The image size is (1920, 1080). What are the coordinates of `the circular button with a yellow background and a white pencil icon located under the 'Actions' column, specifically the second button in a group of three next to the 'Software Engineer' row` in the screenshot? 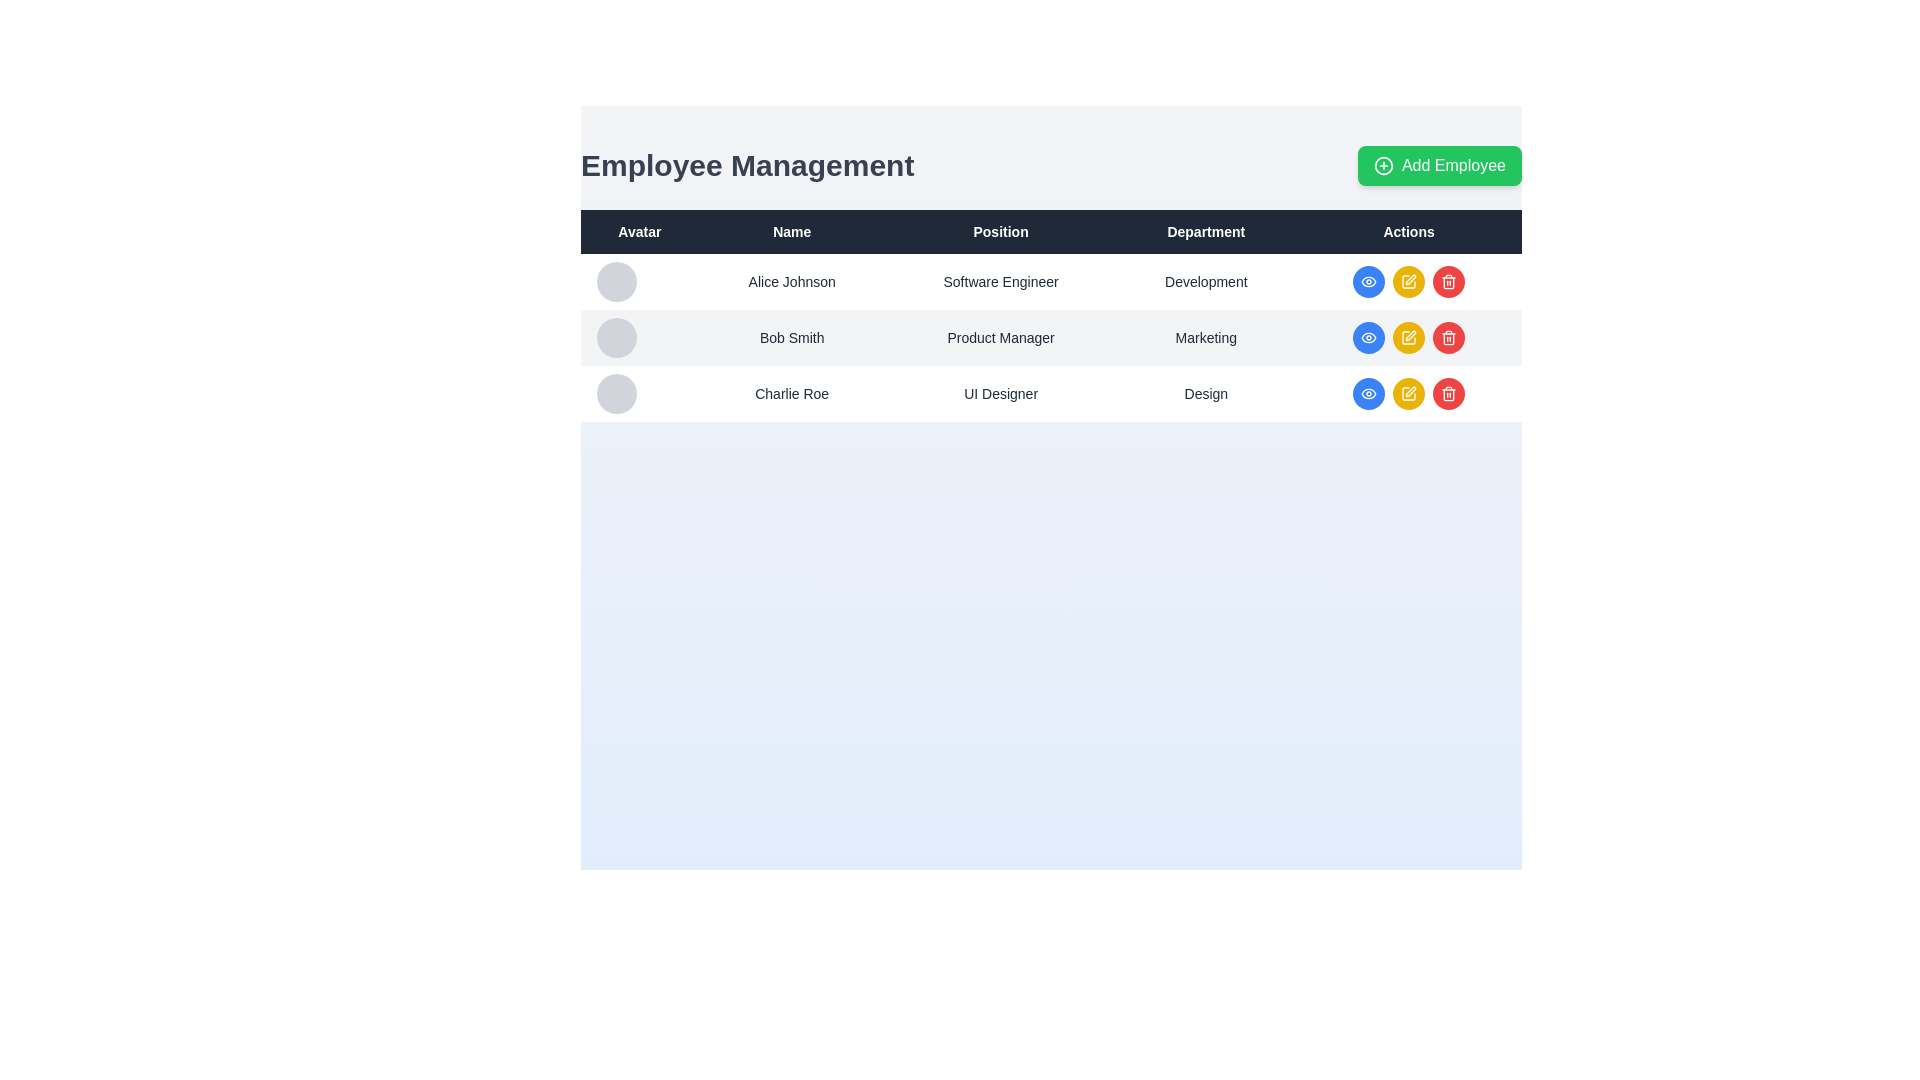 It's located at (1408, 281).